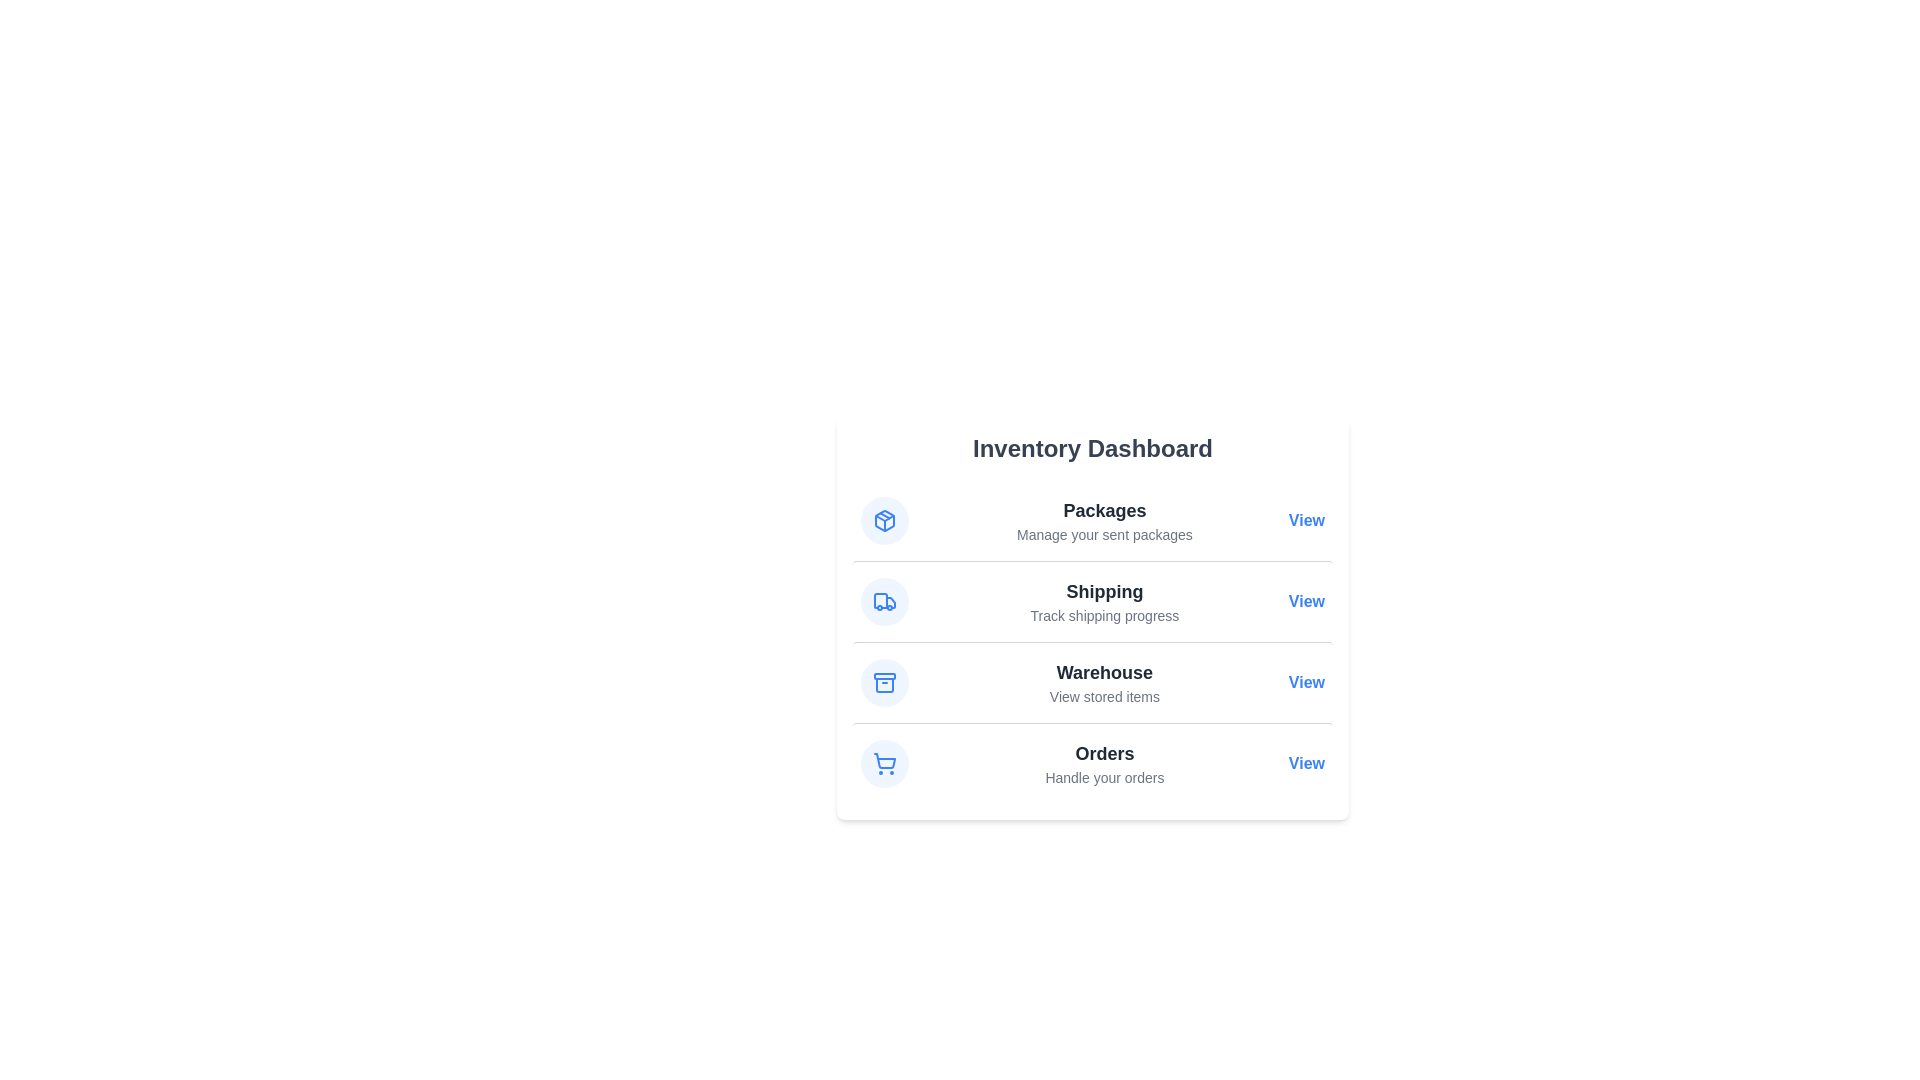  Describe the element at coordinates (1306, 681) in the screenshot. I see `the 'View' link for Warehouse` at that location.